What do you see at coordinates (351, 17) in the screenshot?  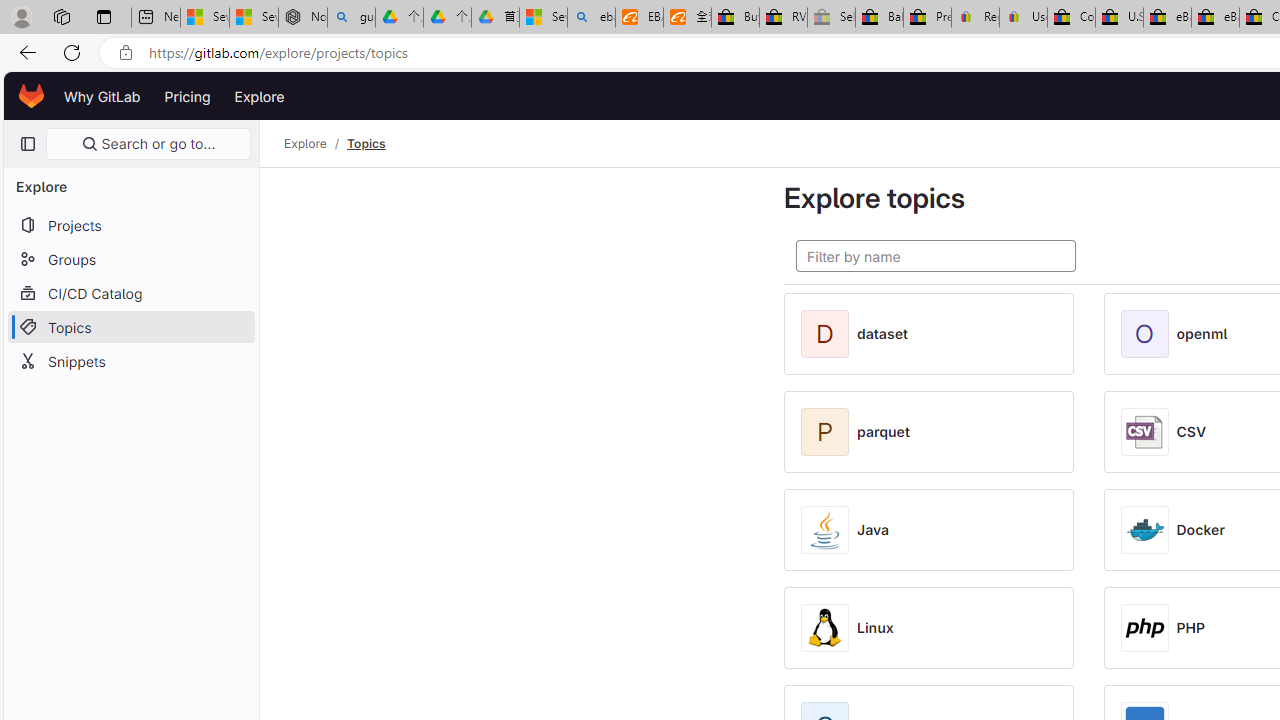 I see `'guge yunpan - Search'` at bounding box center [351, 17].